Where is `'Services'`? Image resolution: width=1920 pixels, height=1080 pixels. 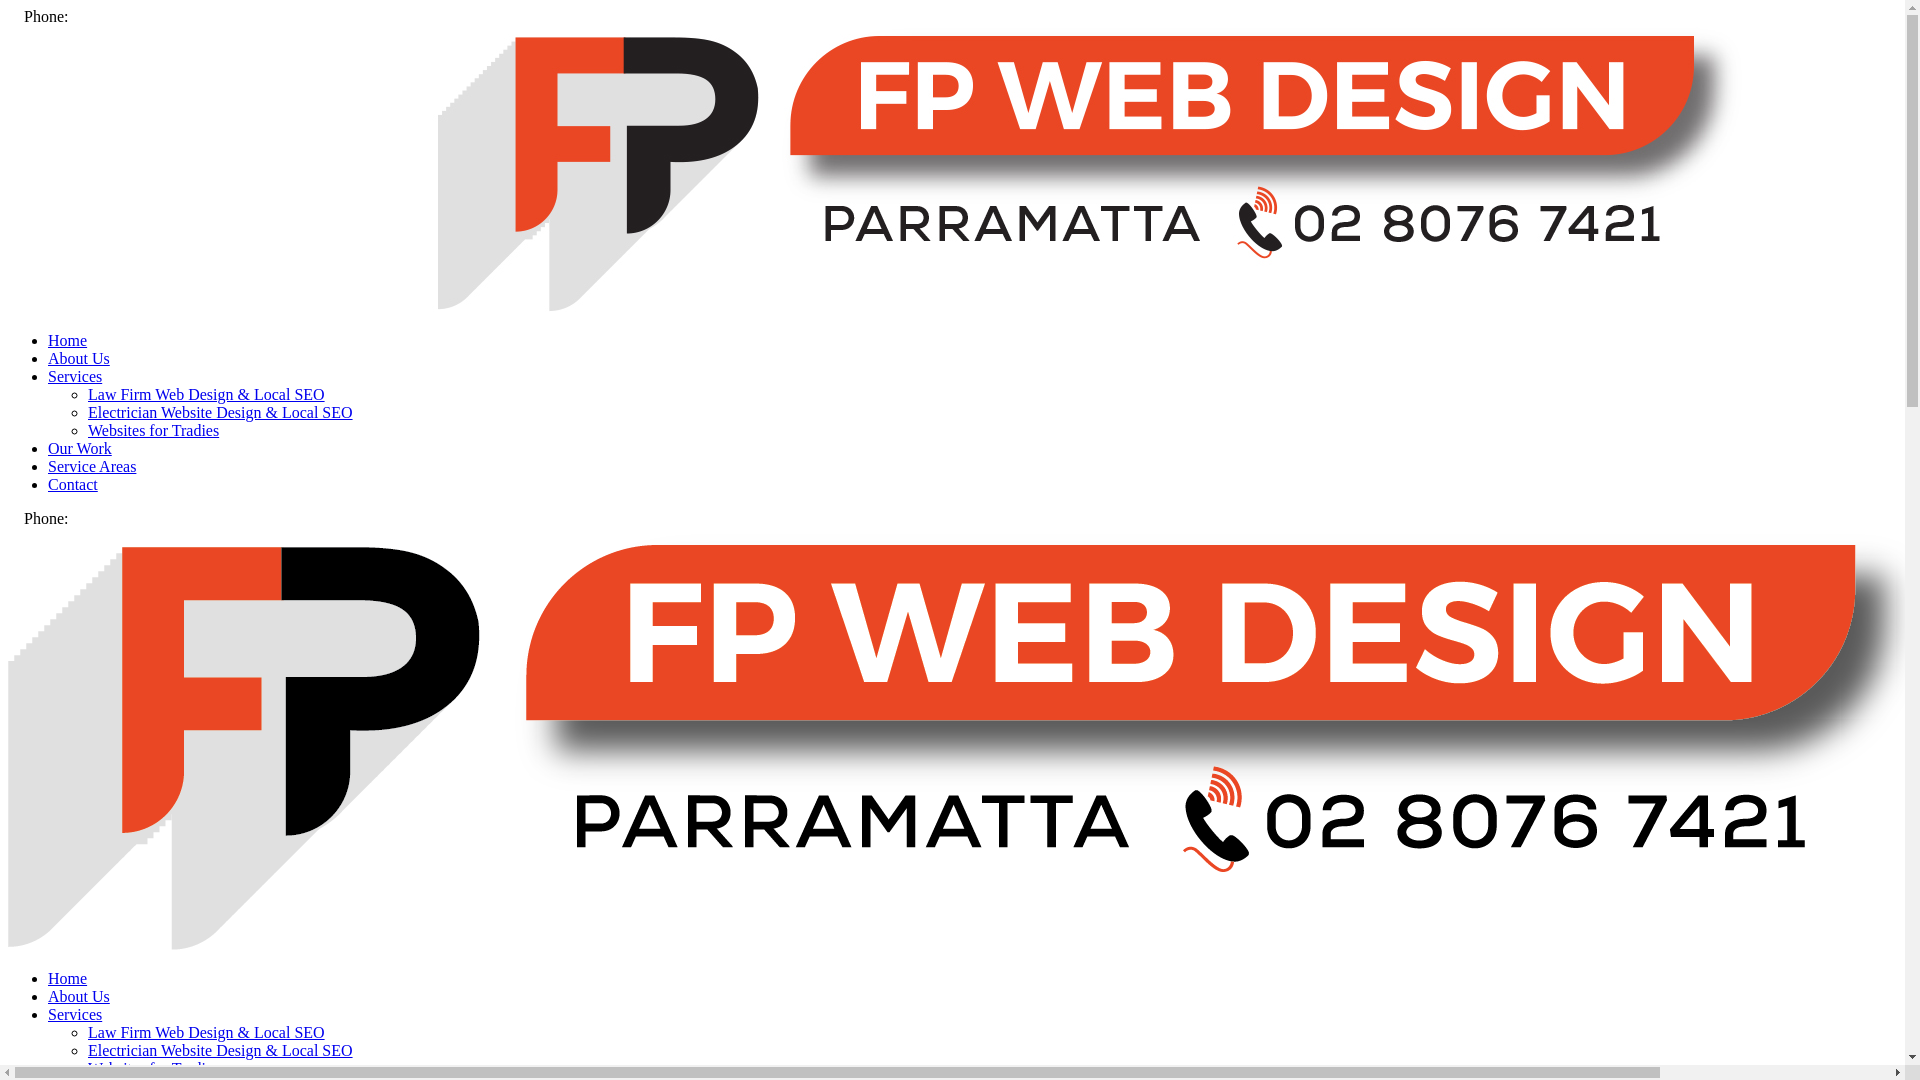
'Services' is located at coordinates (48, 1014).